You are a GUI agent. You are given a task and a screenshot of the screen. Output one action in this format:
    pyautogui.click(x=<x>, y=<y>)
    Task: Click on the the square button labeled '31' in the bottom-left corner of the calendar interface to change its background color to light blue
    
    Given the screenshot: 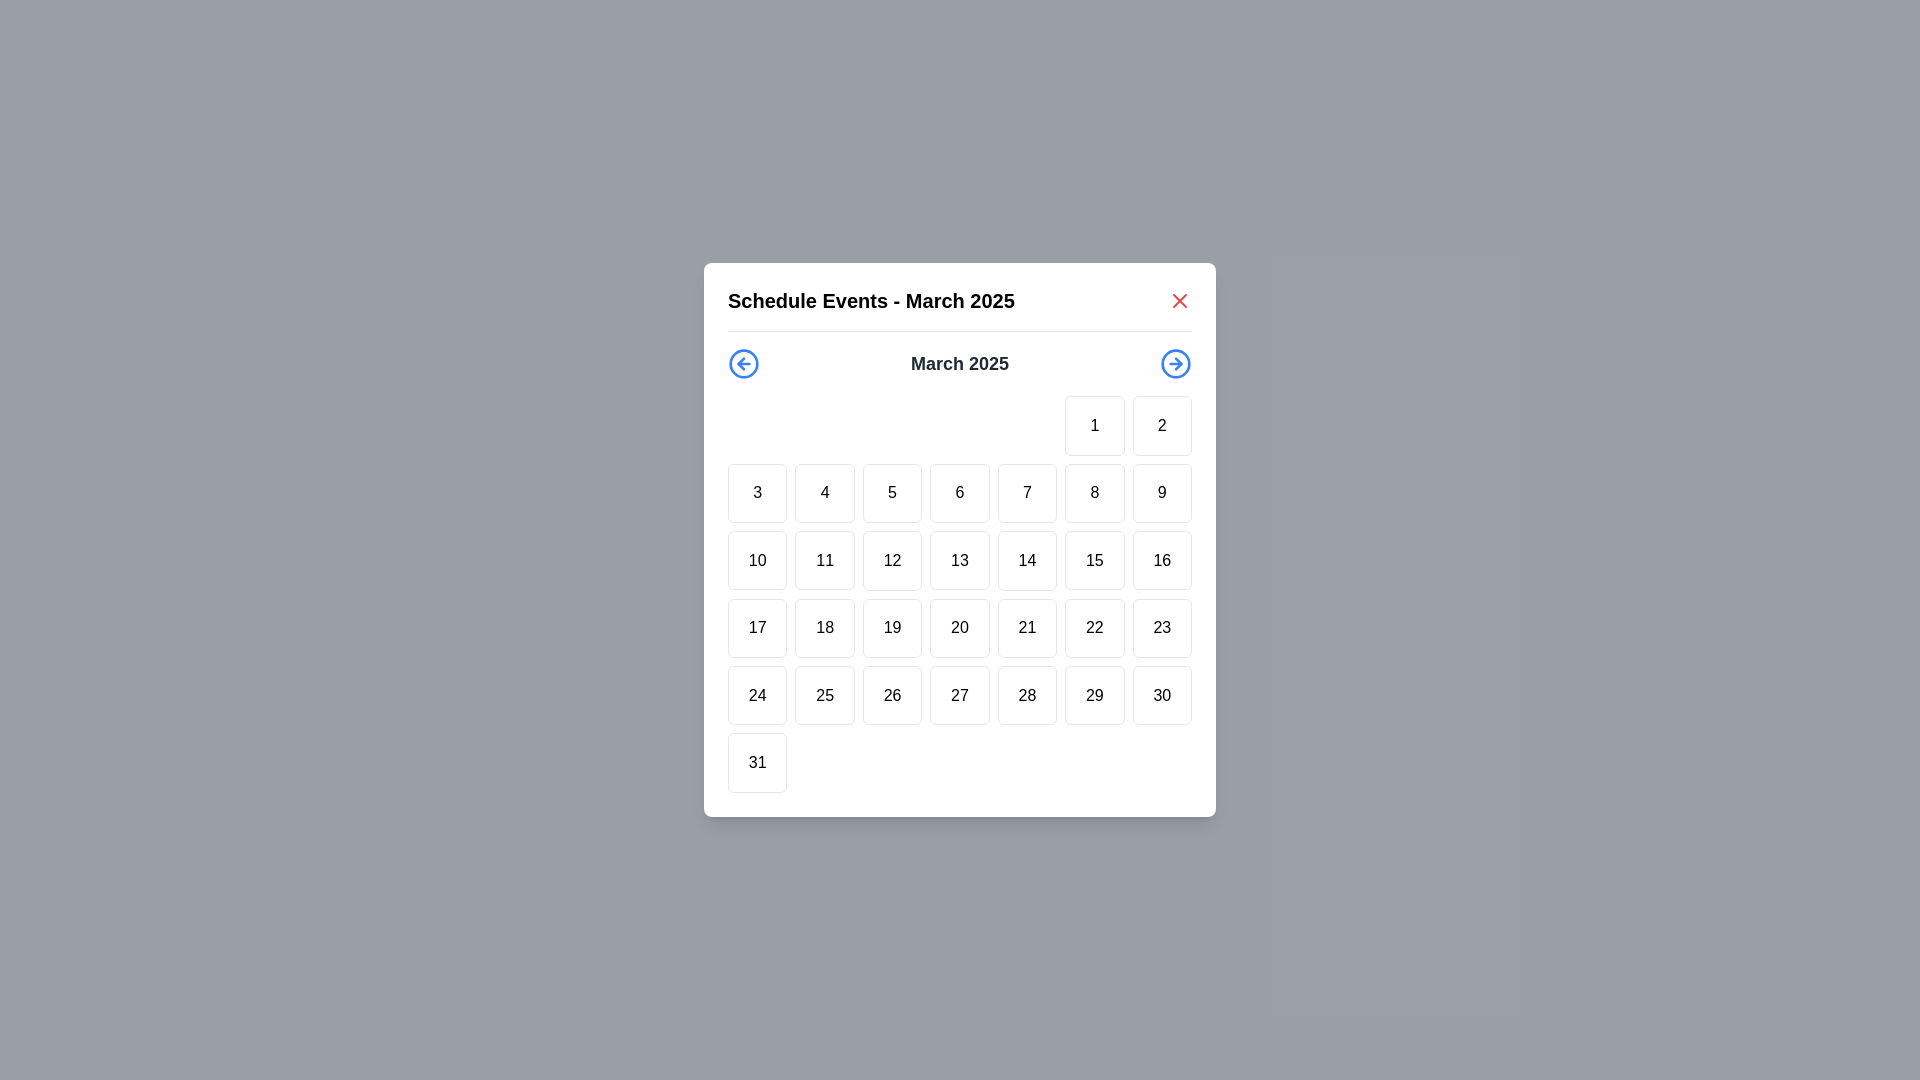 What is the action you would take?
    pyautogui.click(x=756, y=763)
    